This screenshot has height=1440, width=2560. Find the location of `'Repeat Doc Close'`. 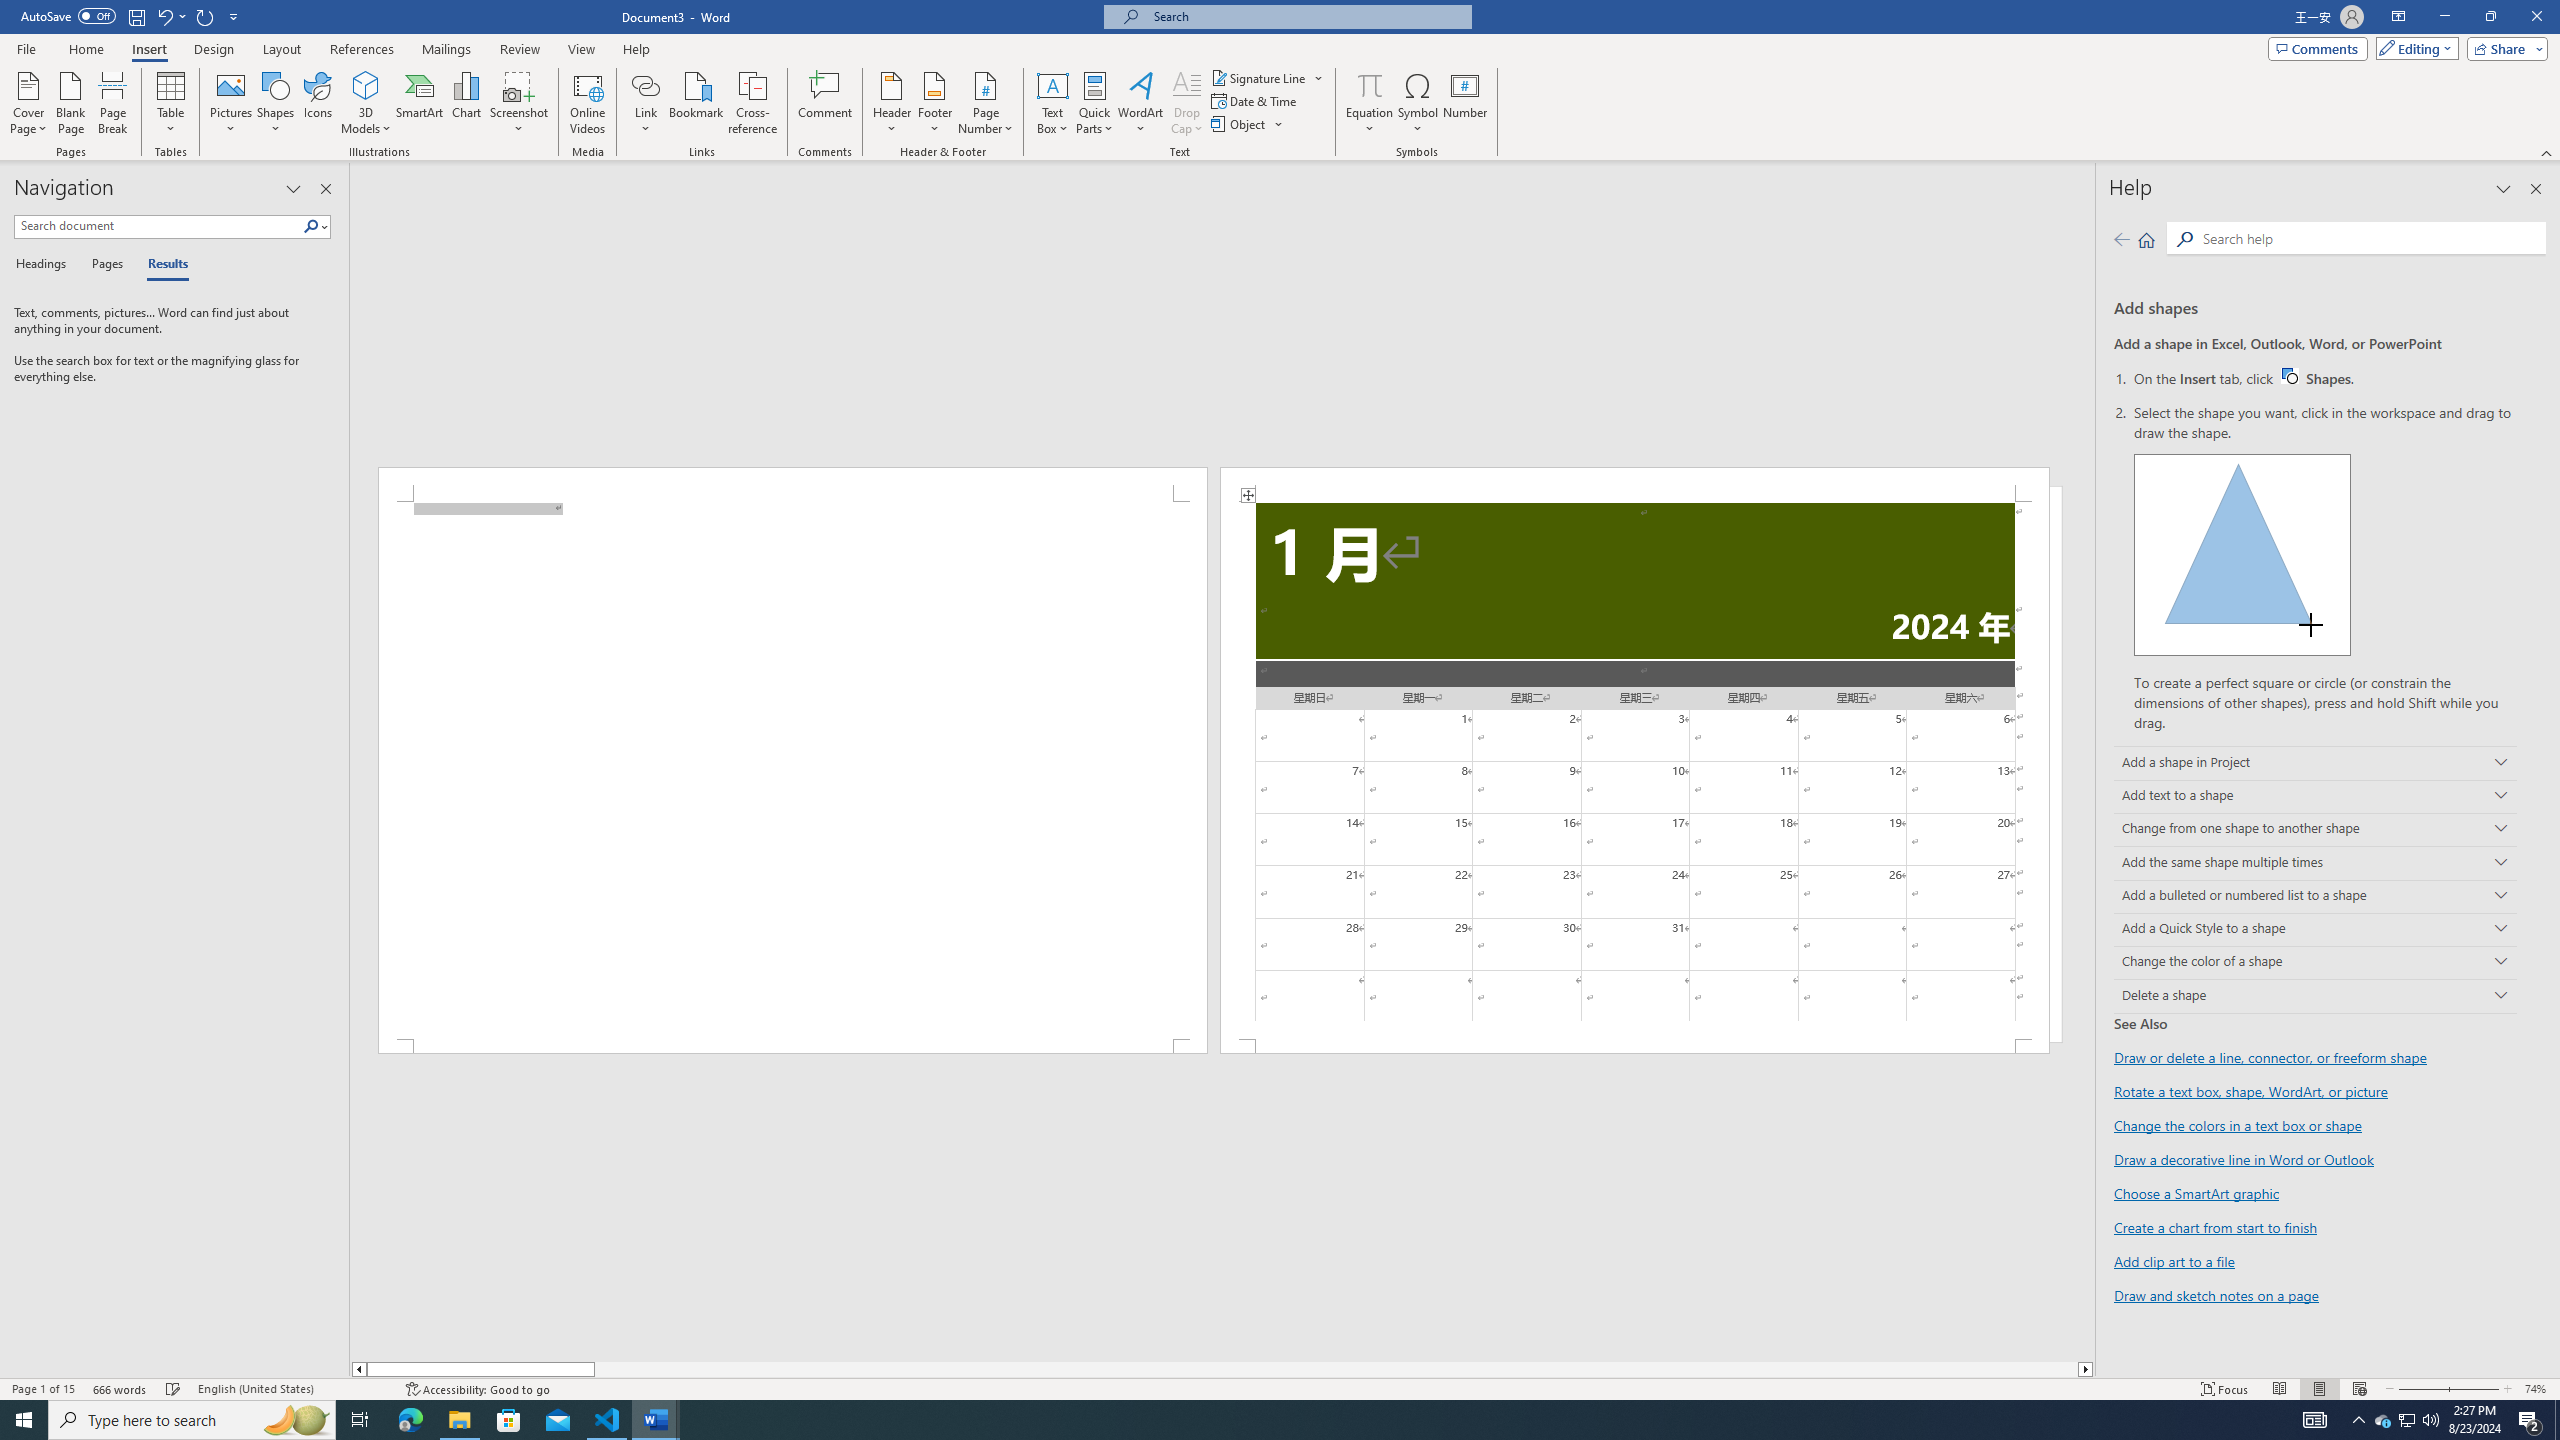

'Repeat Doc Close' is located at coordinates (205, 15).